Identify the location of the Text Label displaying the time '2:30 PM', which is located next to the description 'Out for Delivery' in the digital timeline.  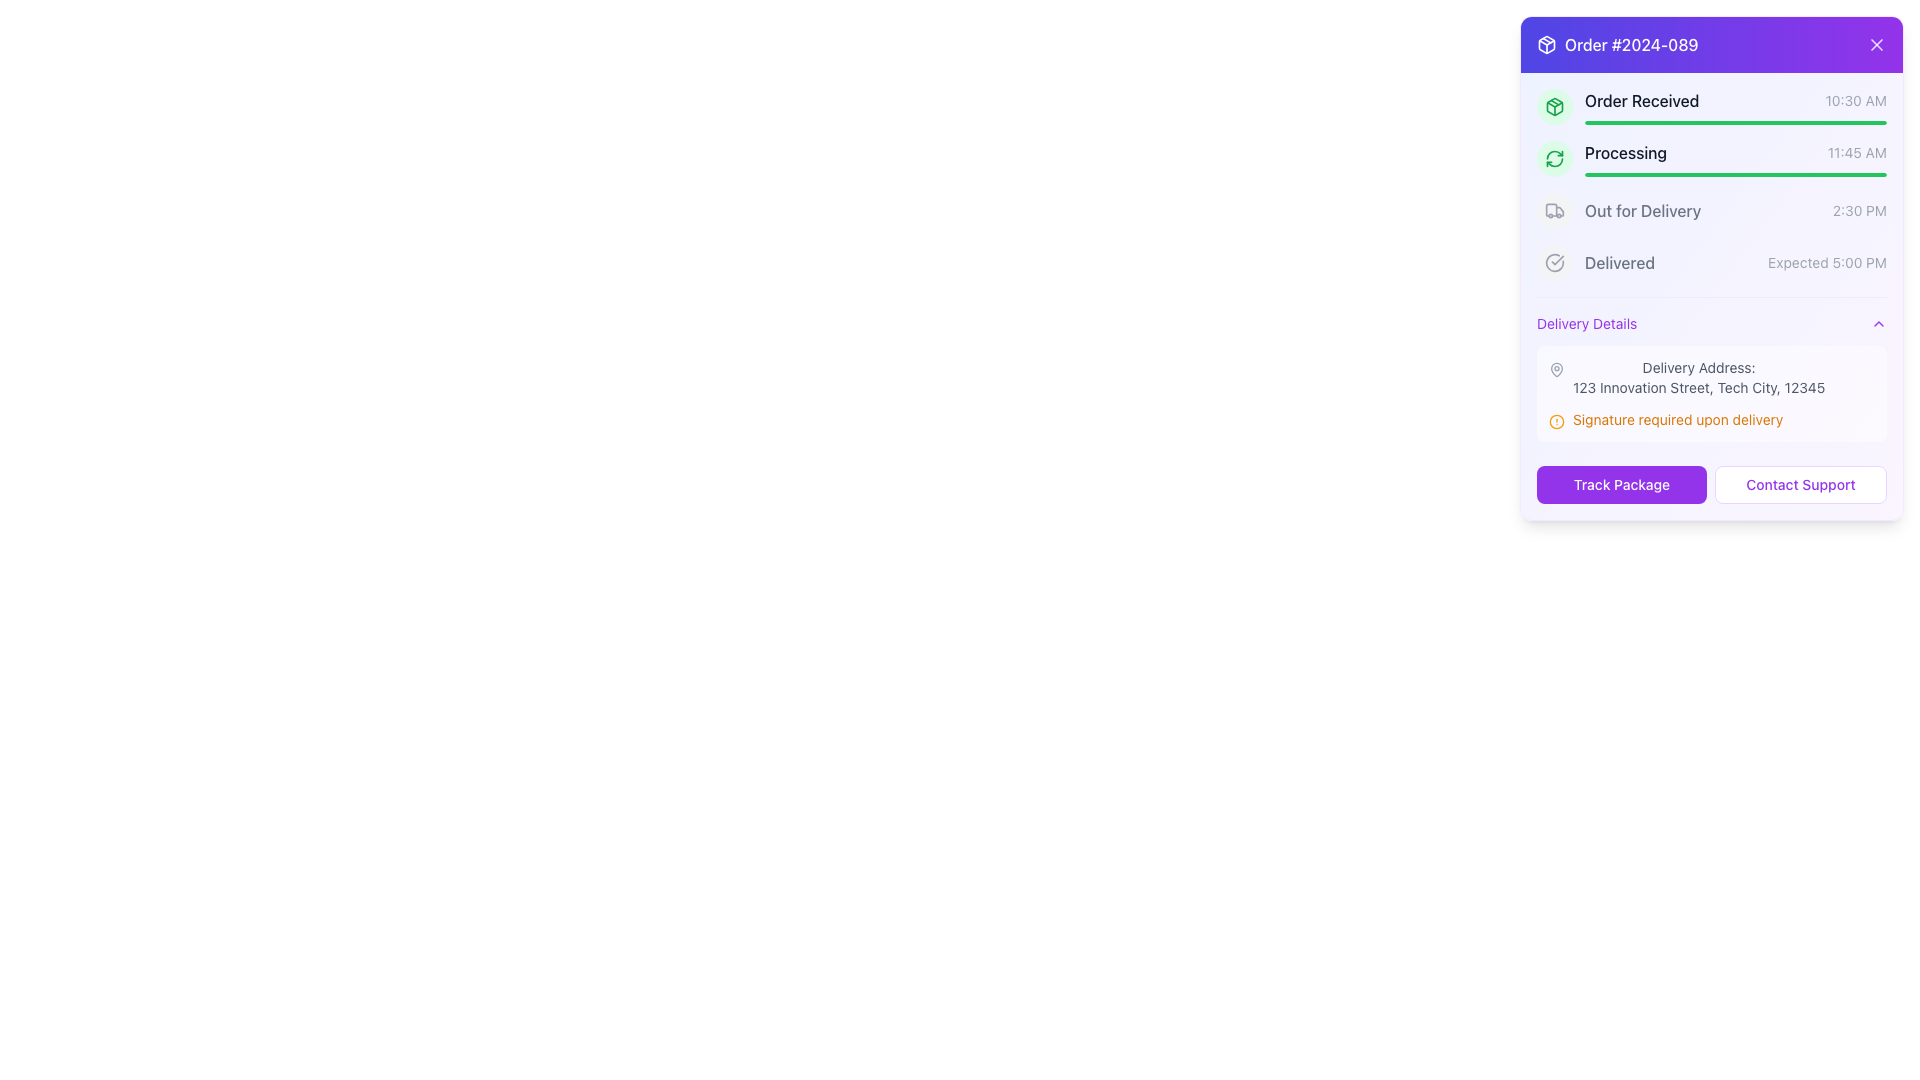
(1858, 211).